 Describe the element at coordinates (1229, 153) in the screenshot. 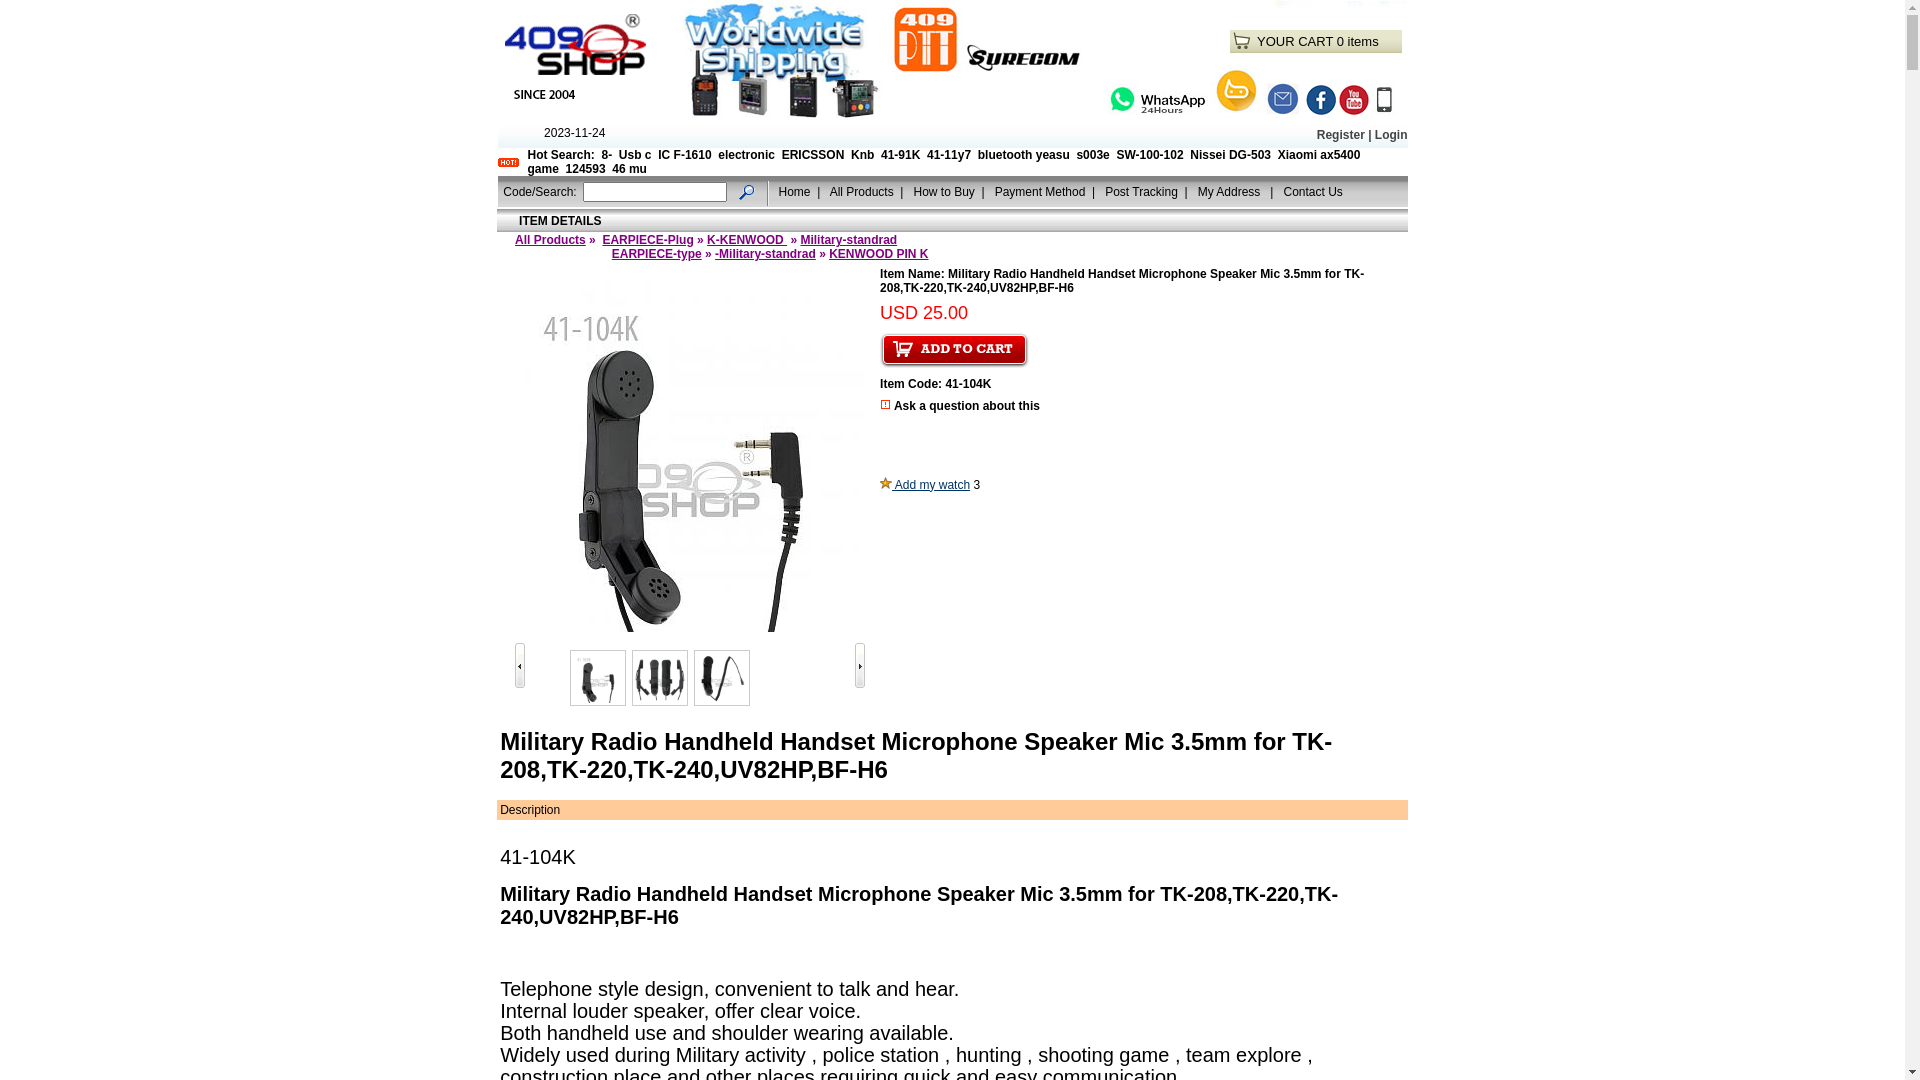

I see `'Nissei DG-503'` at that location.